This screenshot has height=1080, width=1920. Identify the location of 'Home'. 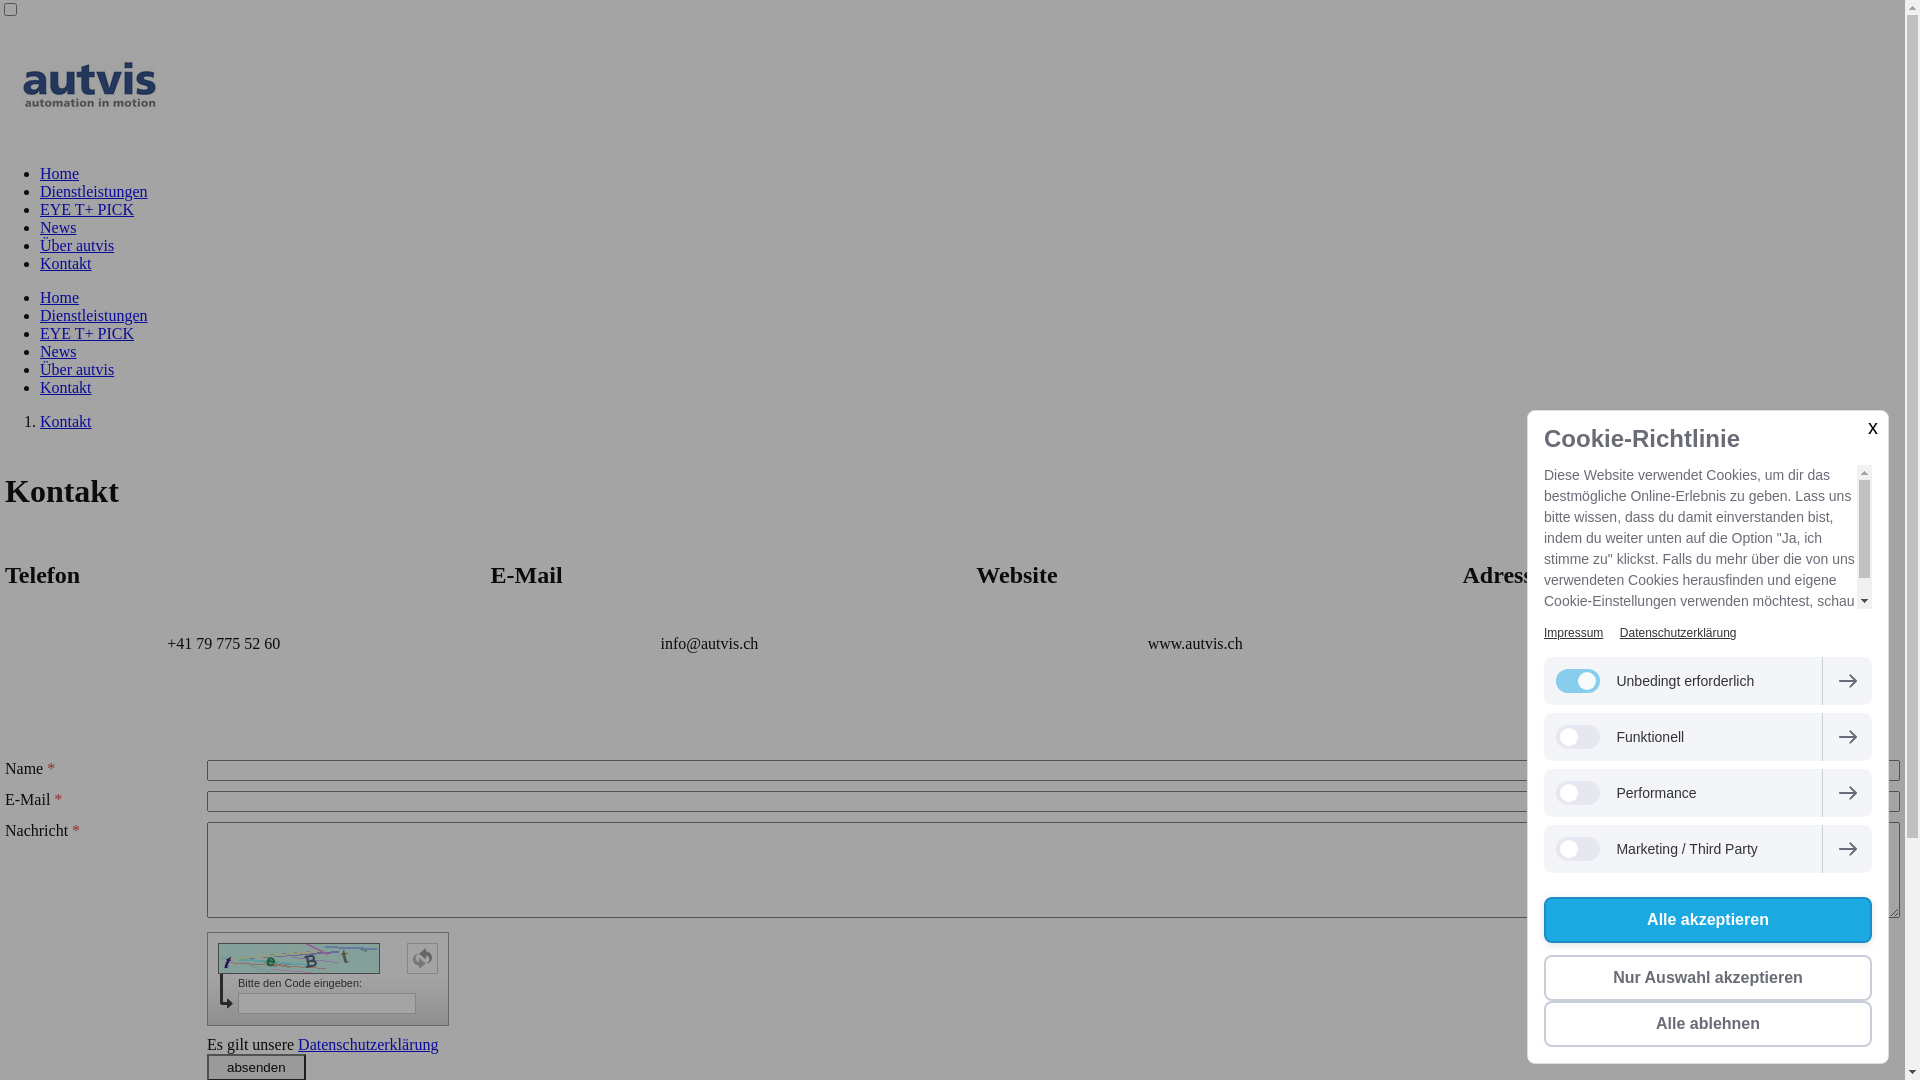
(59, 172).